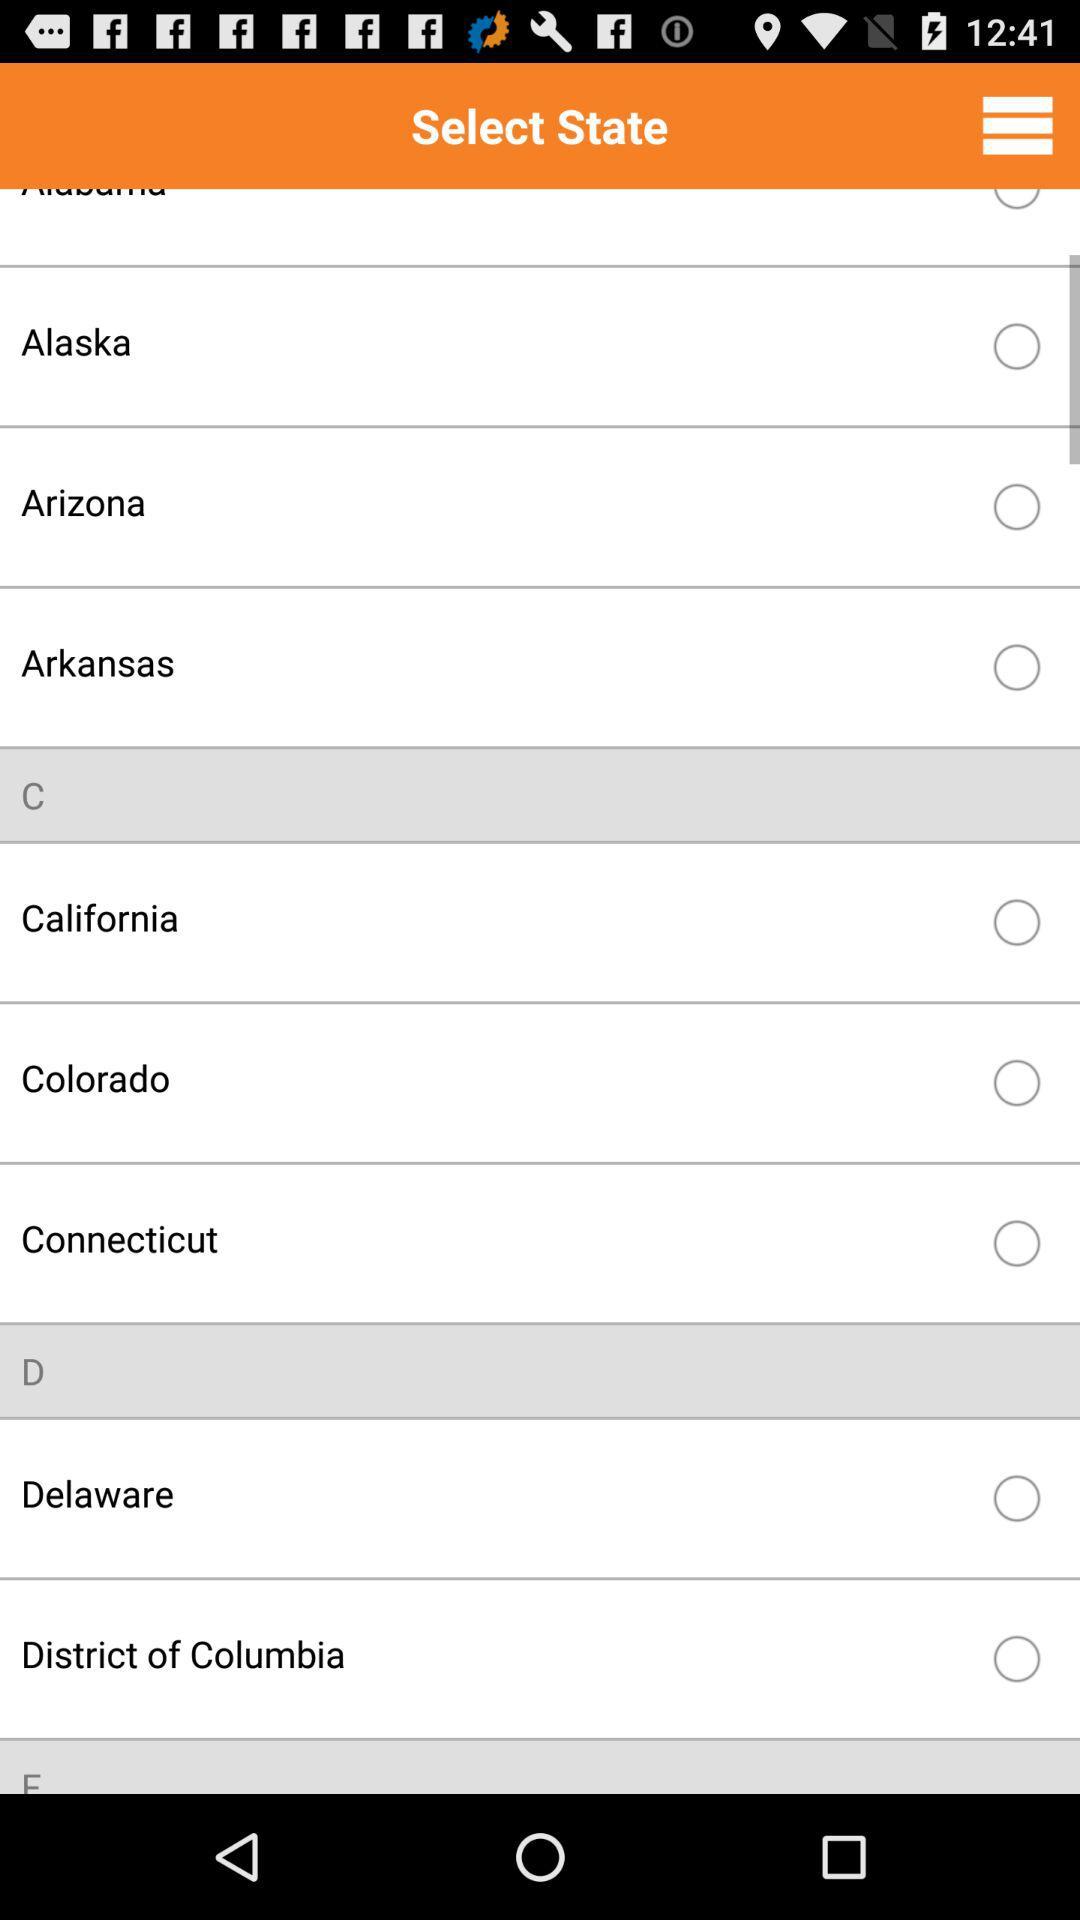 This screenshot has height=1920, width=1080. I want to click on f, so click(31, 1777).